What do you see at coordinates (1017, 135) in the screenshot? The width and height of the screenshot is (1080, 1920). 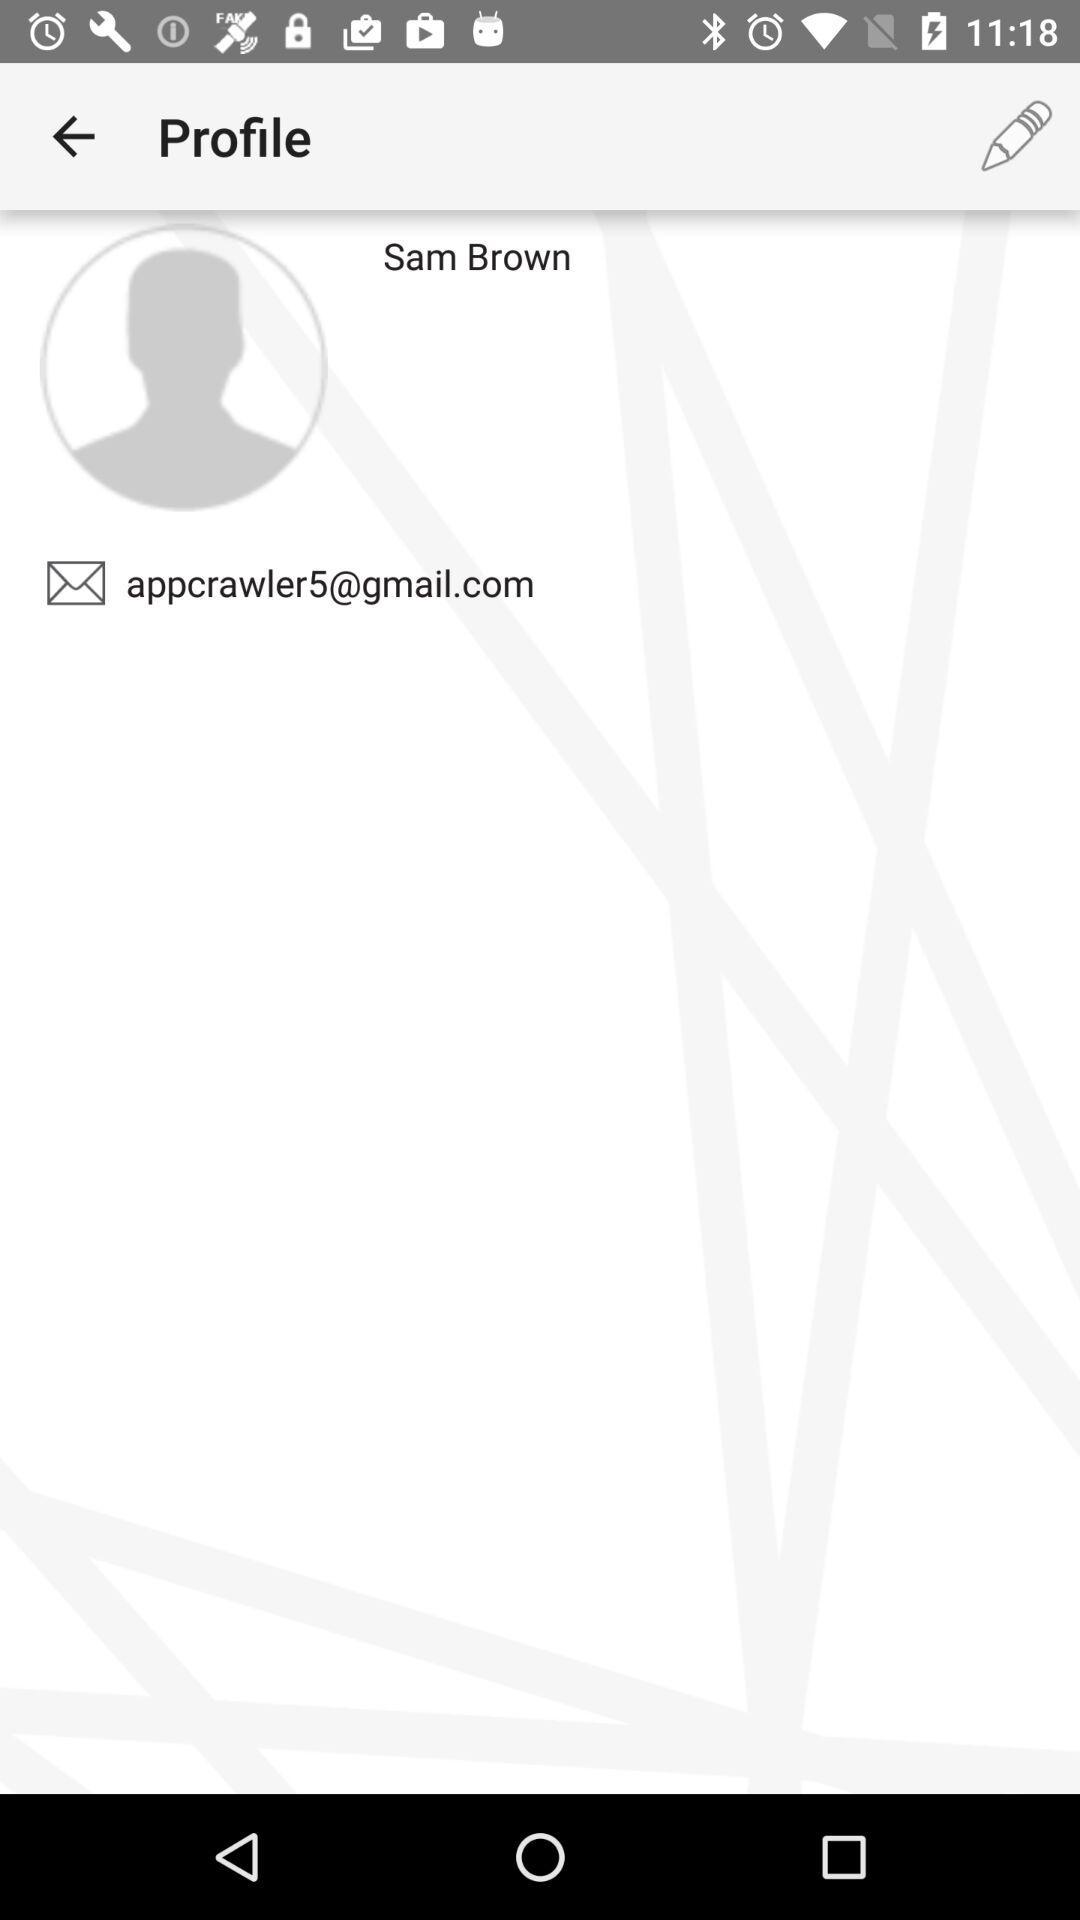 I see `item at the top right corner` at bounding box center [1017, 135].